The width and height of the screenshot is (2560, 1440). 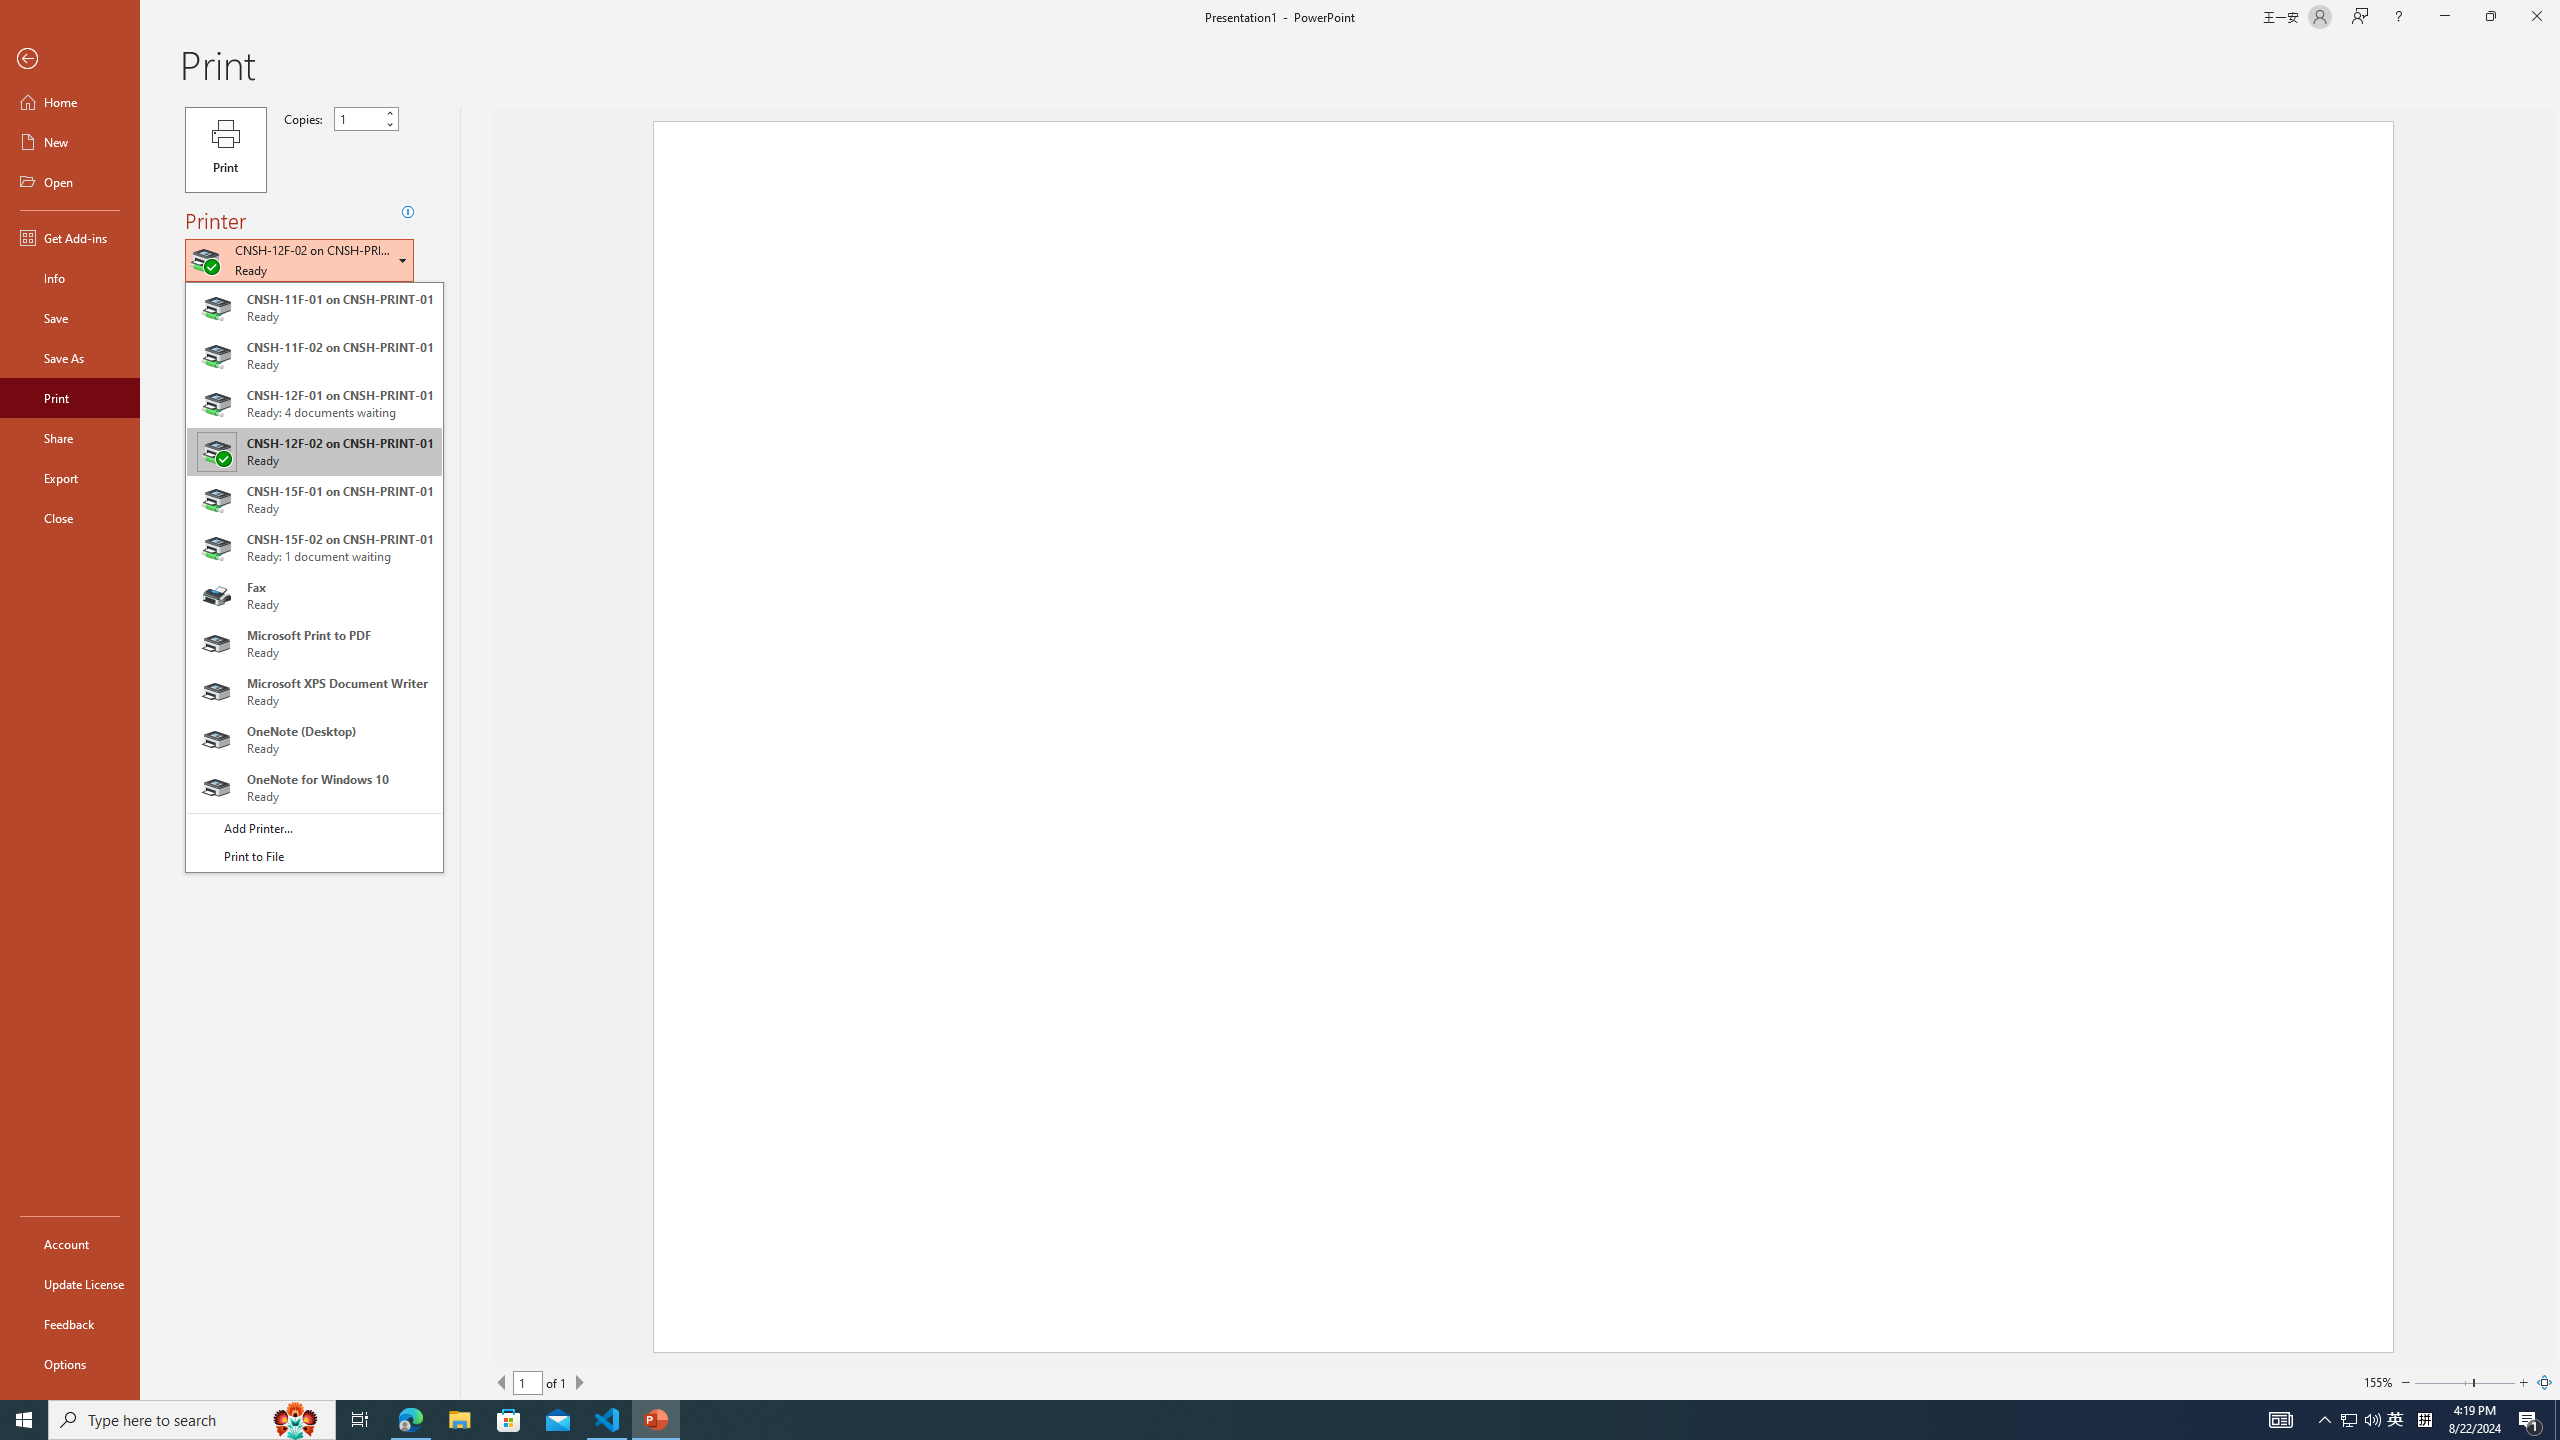 What do you see at coordinates (298, 260) in the screenshot?
I see `'Which Printer'` at bounding box center [298, 260].